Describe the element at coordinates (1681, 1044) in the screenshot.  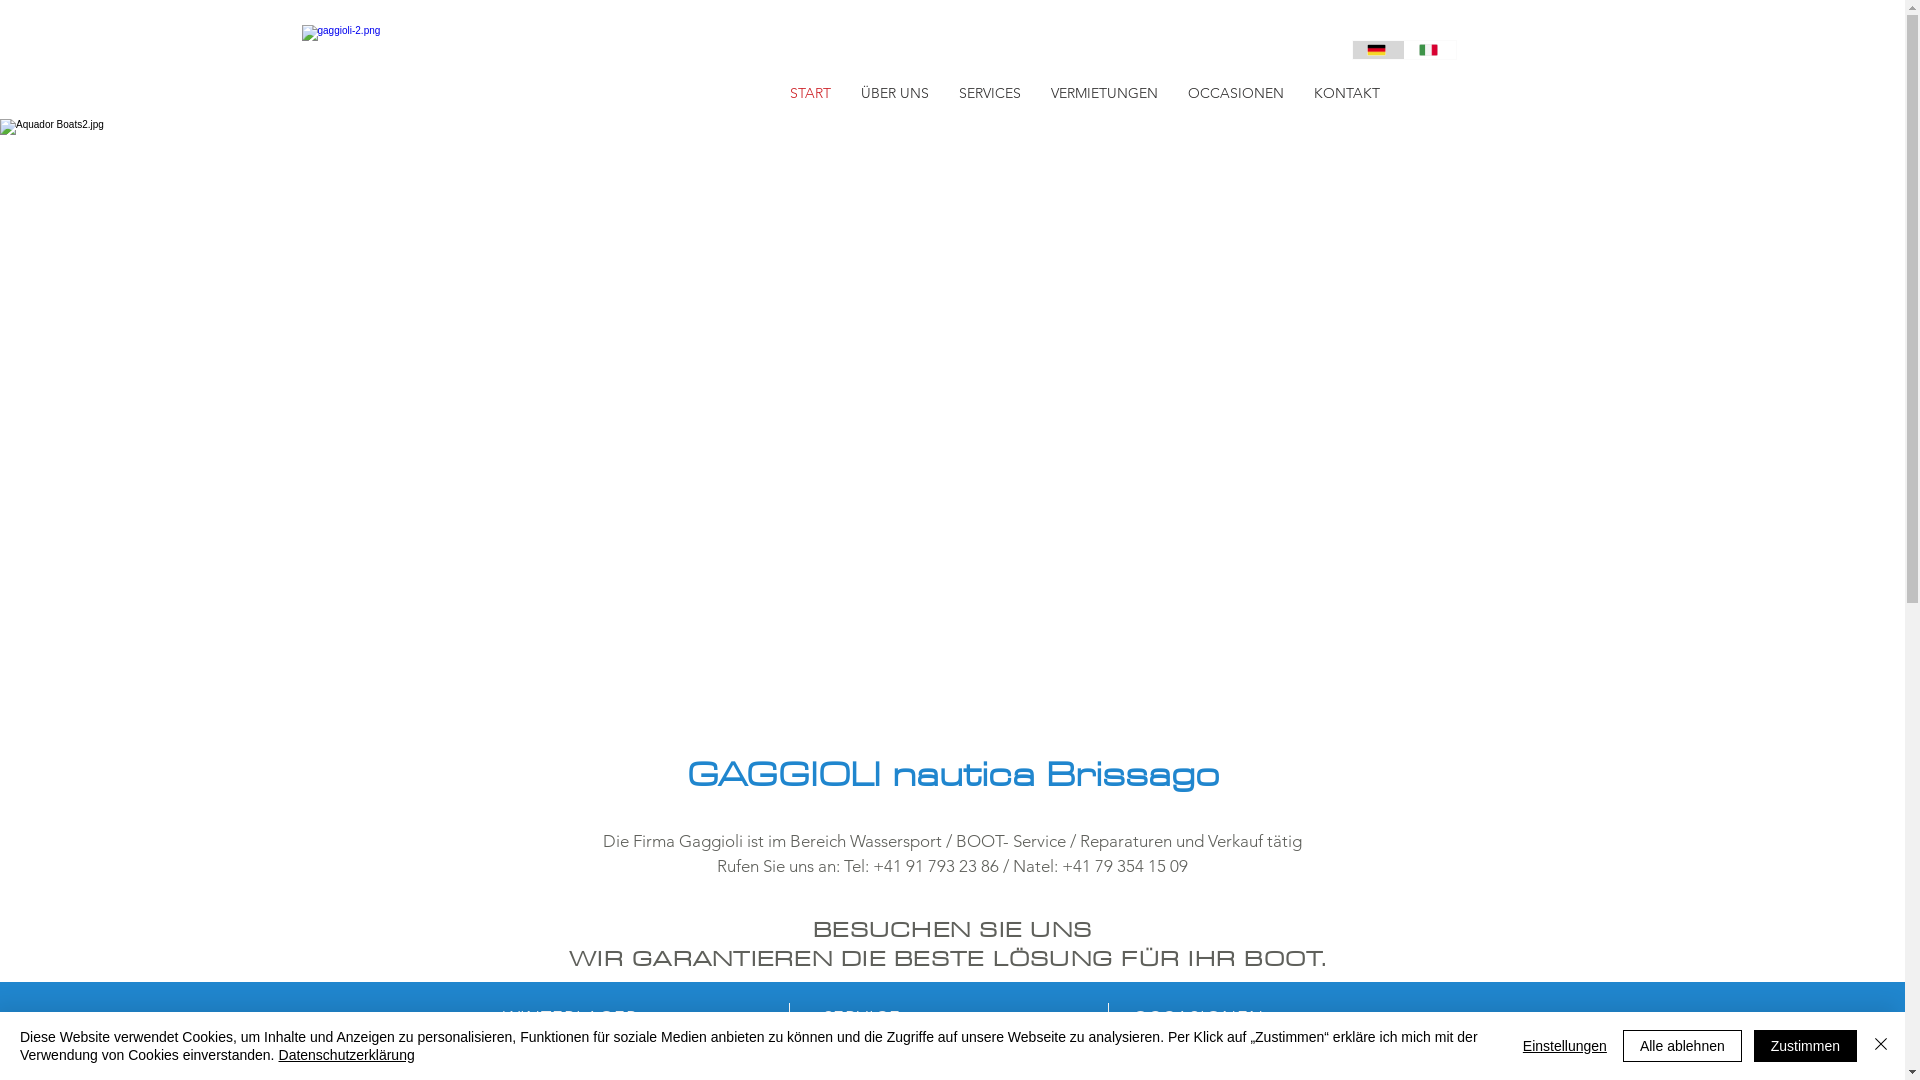
I see `'Alle ablehnen'` at that location.